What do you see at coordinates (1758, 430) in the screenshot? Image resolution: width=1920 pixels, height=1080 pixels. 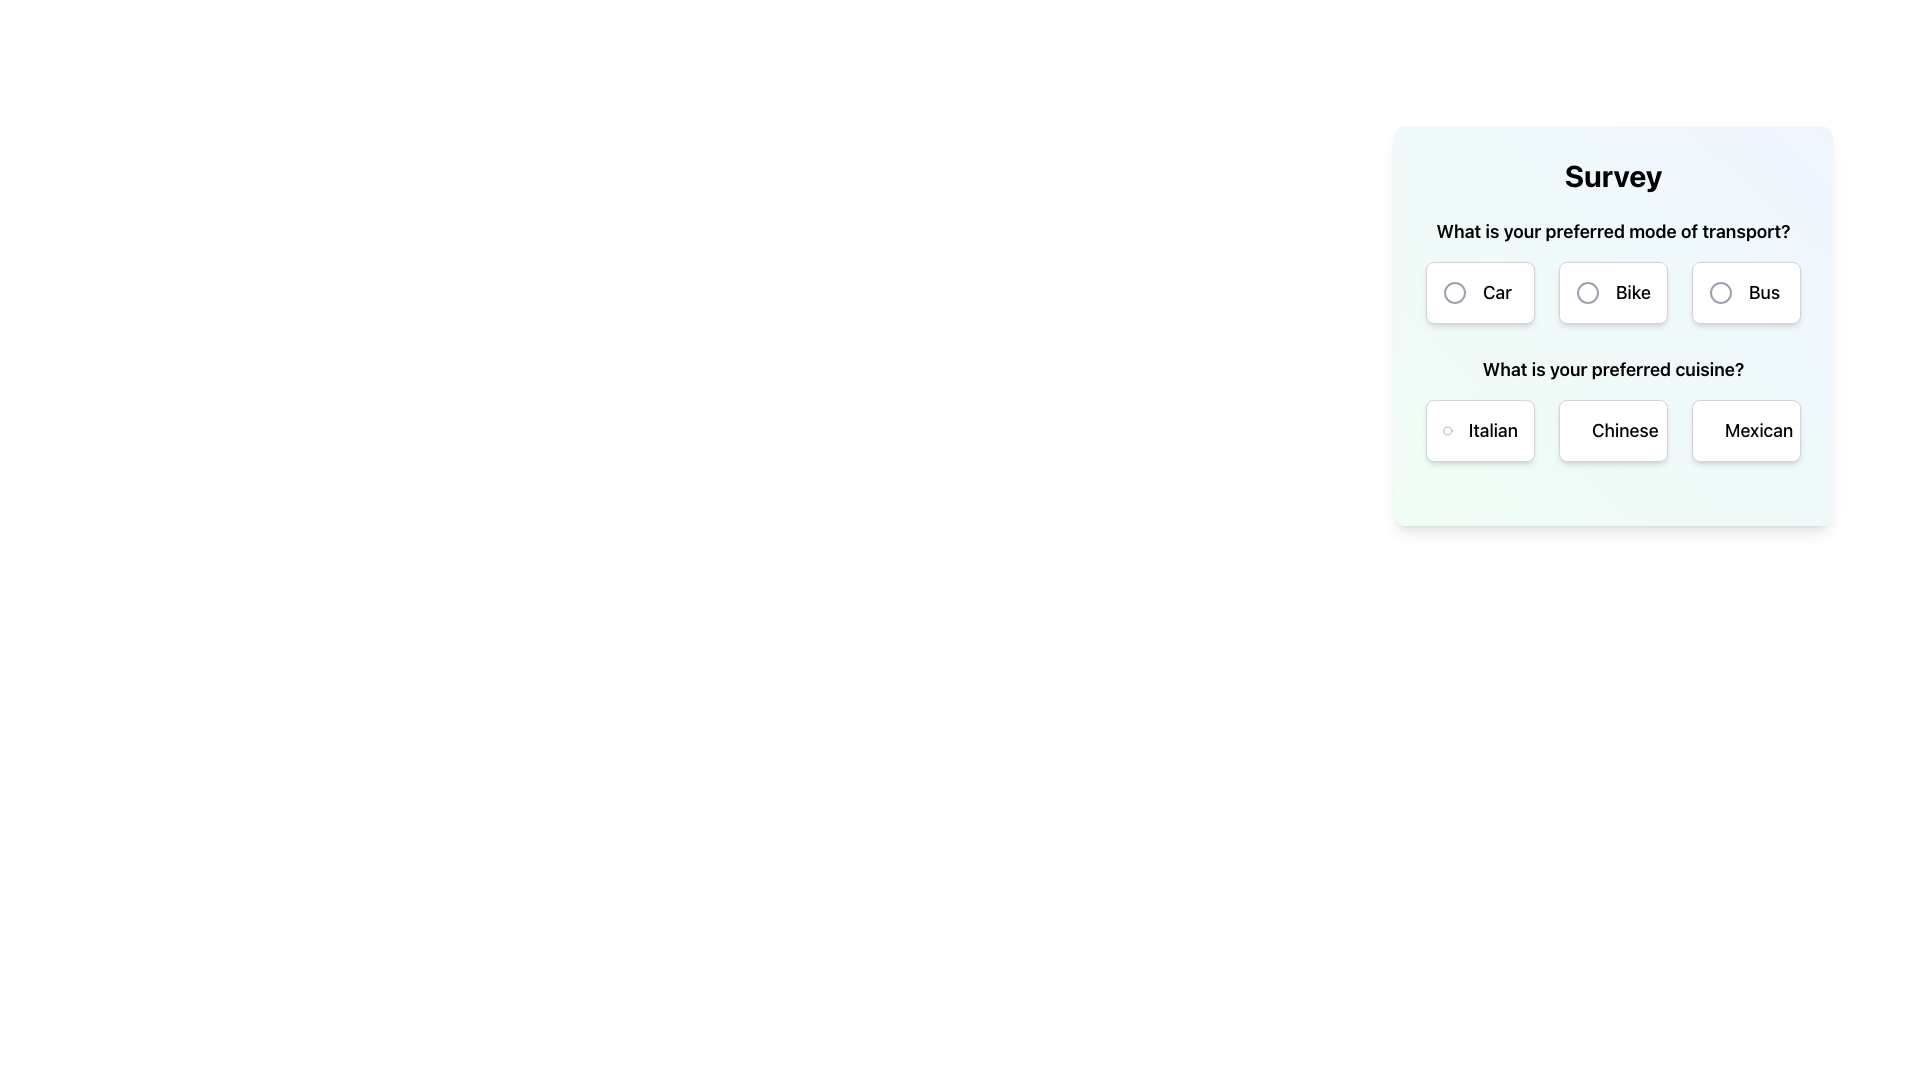 I see `the text label that identifies the Mexican cuisine option in the selection interface for preferred cuisine, located under the 'What is your preferred cuisine?' section` at bounding box center [1758, 430].